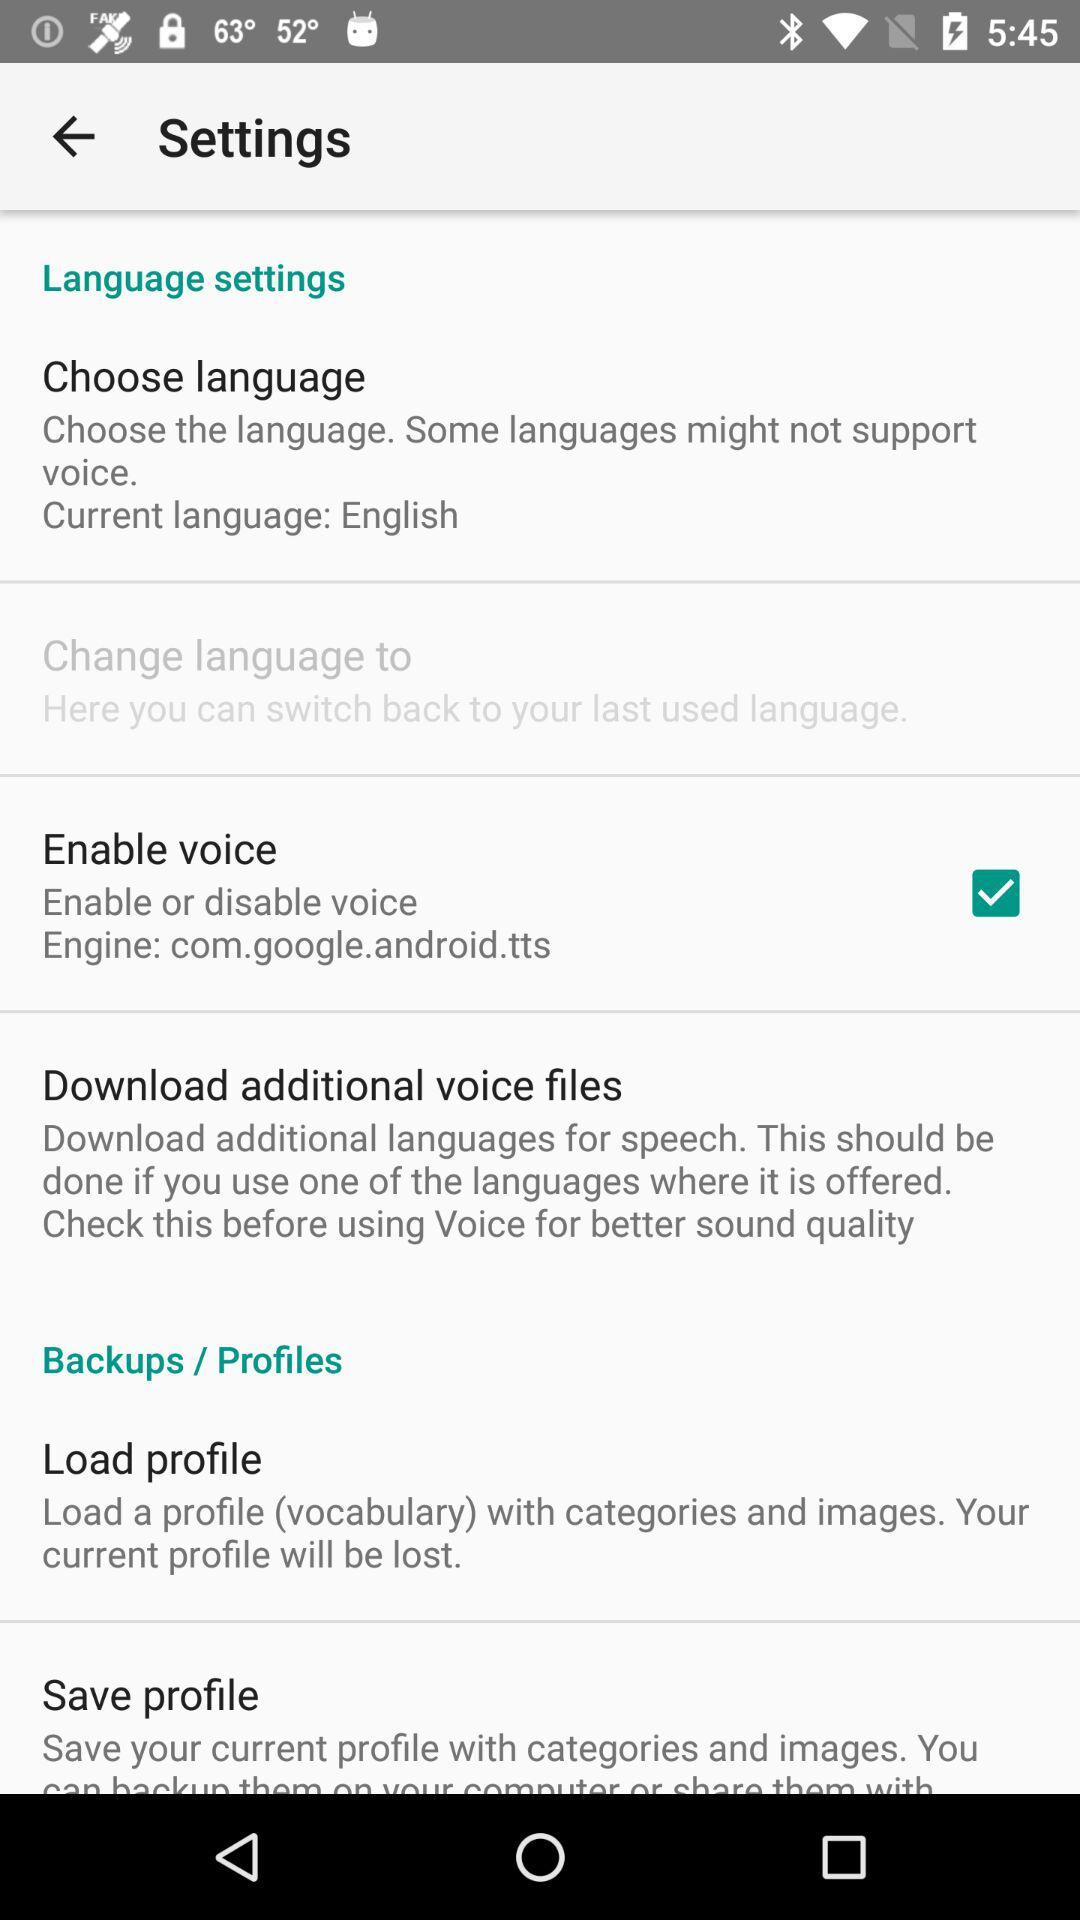  Describe the element at coordinates (72, 135) in the screenshot. I see `app next to settings item` at that location.